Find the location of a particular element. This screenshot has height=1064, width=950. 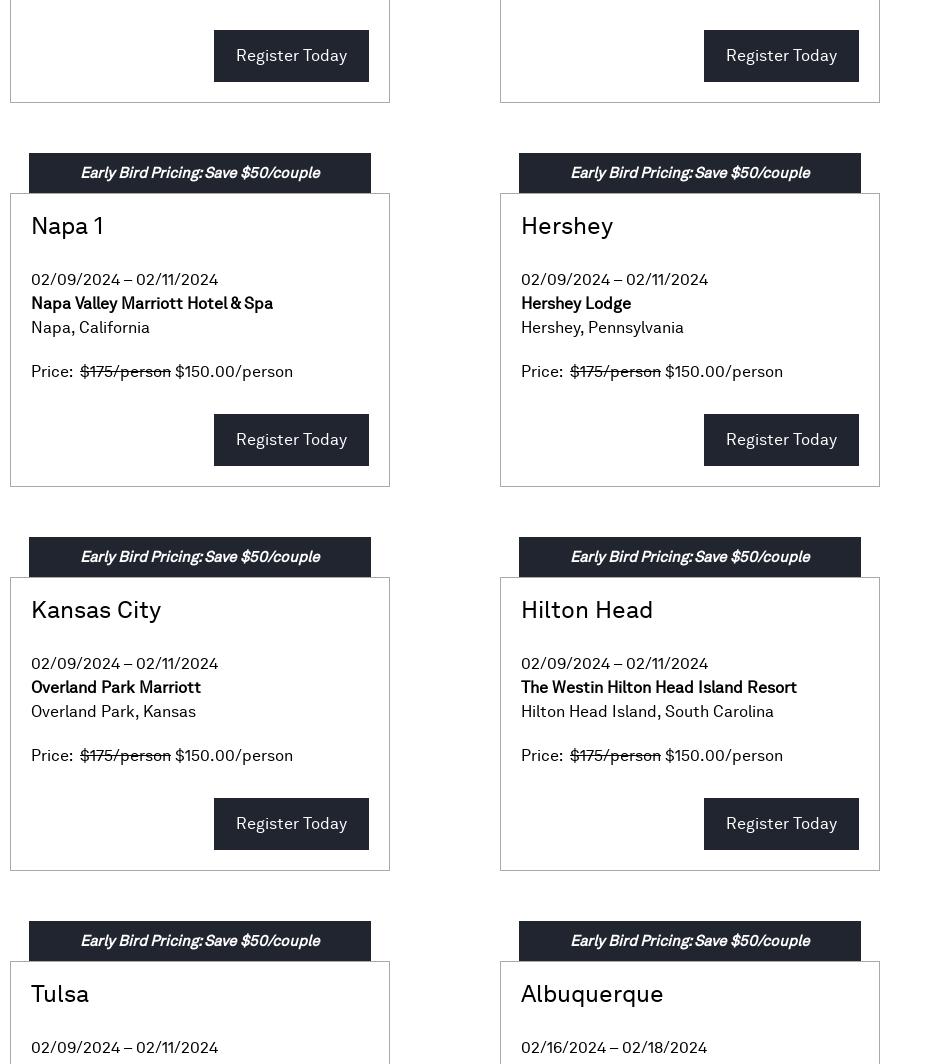

'Tulsa' is located at coordinates (30, 993).